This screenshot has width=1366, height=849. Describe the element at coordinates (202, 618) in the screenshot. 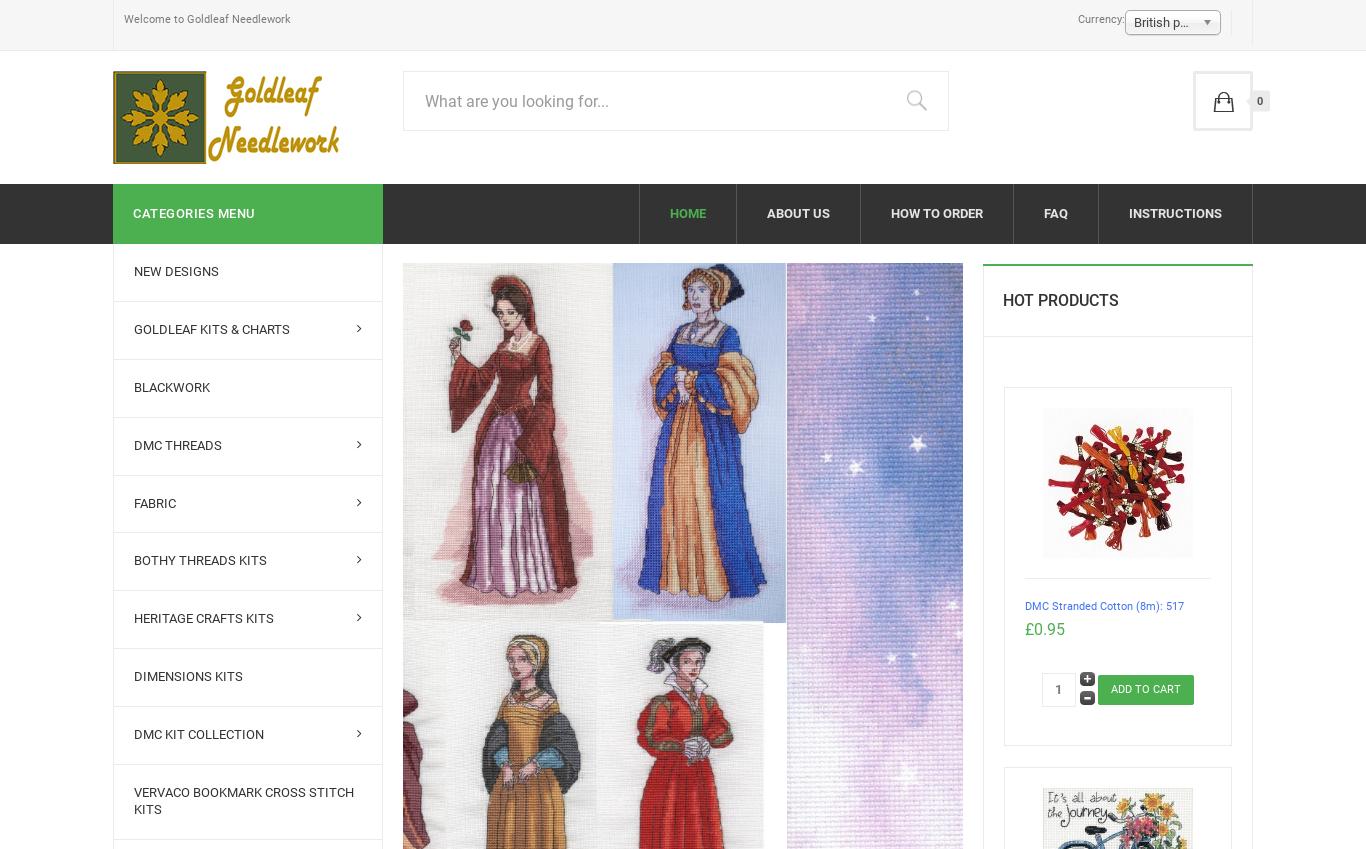

I see `'Heritage Crafts Kits'` at that location.